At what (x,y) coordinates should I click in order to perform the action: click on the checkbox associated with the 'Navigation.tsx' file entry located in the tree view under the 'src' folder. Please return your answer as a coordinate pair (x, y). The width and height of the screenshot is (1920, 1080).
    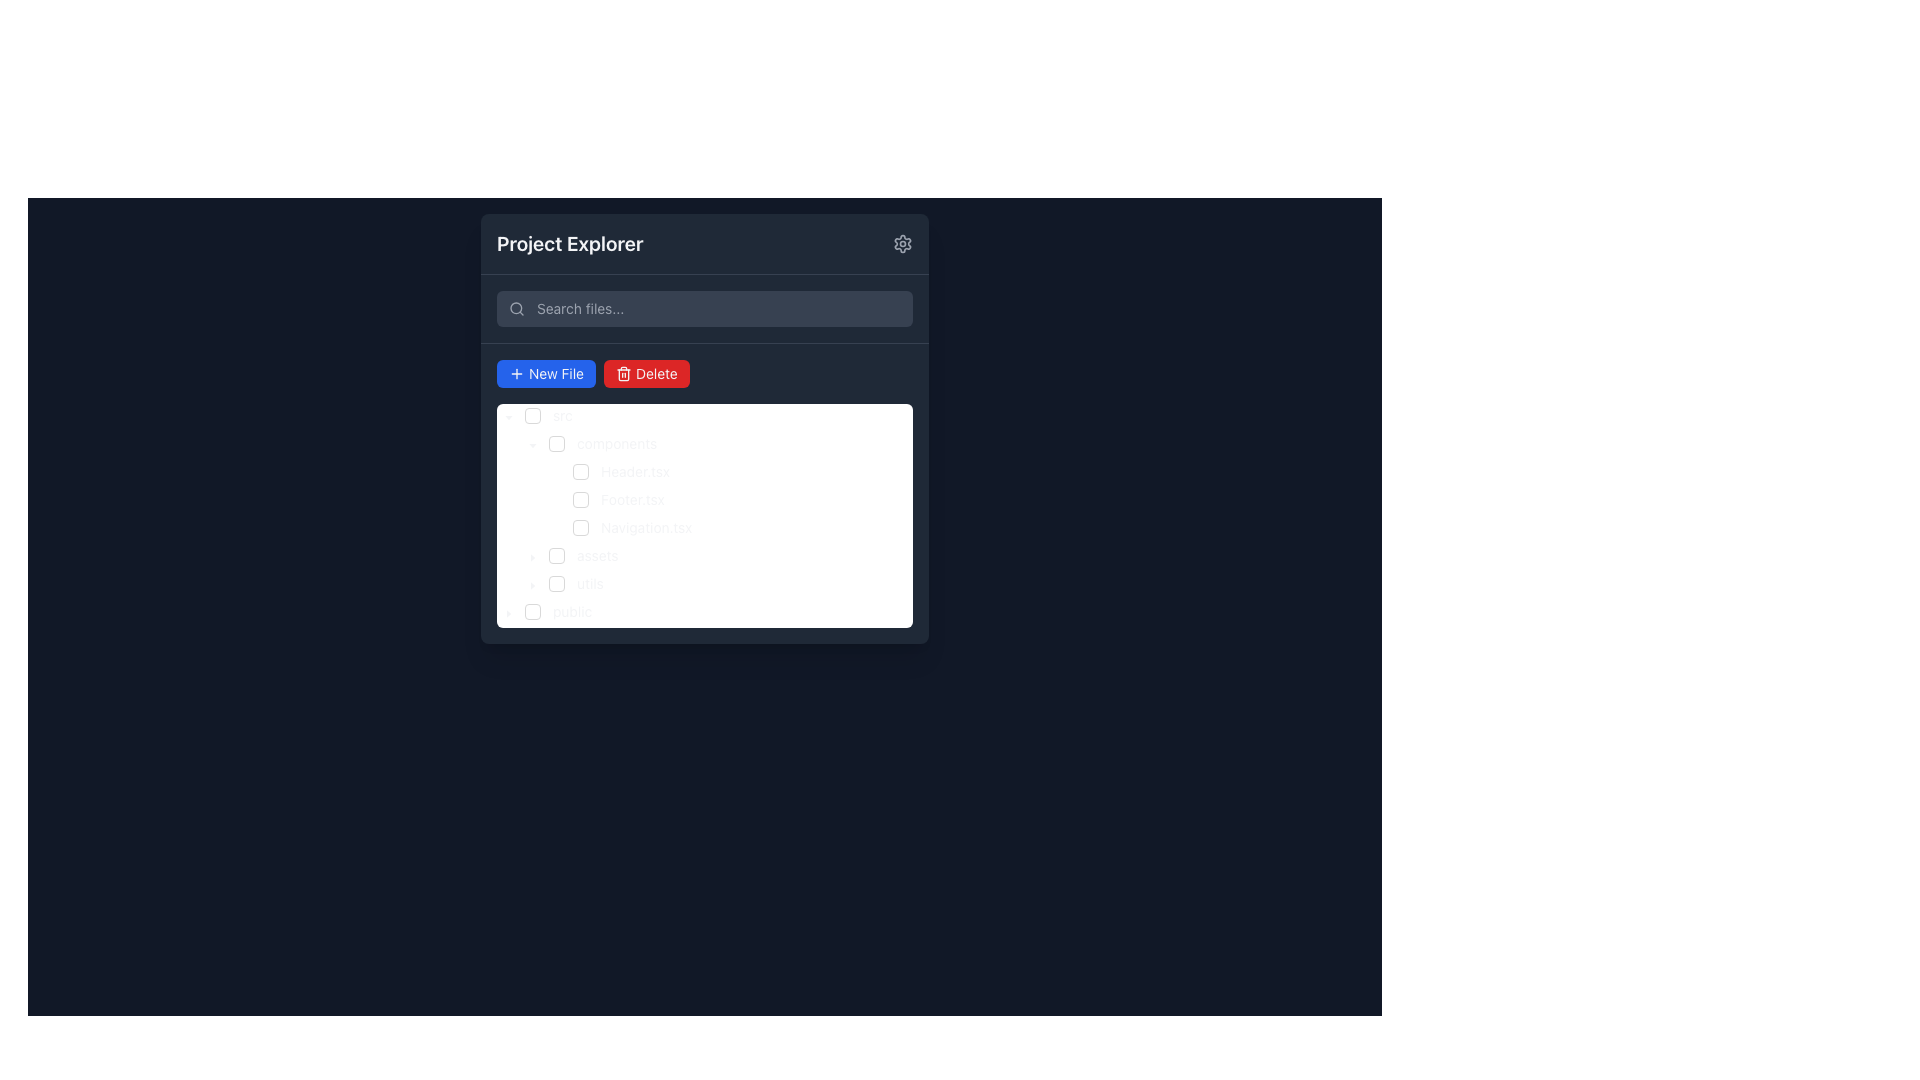
    Looking at the image, I should click on (579, 527).